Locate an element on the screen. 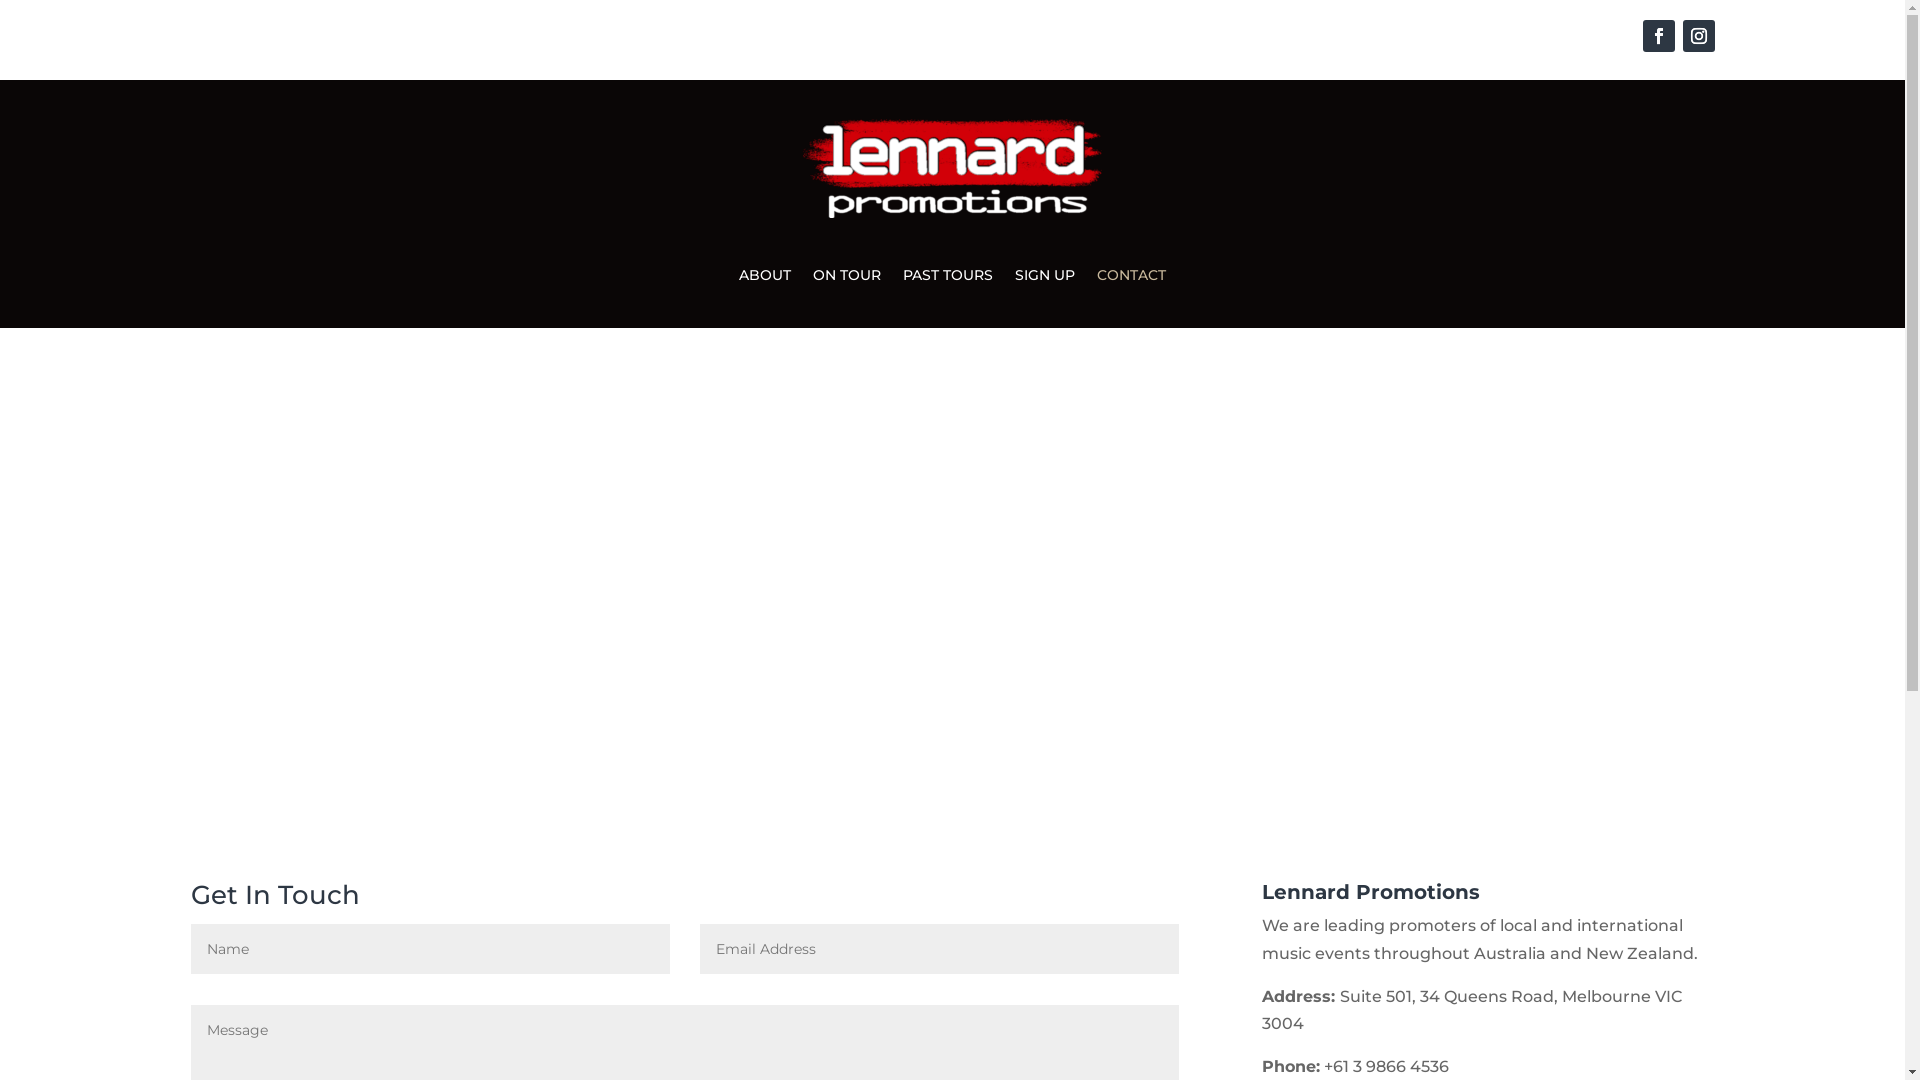 This screenshot has width=1920, height=1080. 'ON TOUR' is located at coordinates (846, 278).